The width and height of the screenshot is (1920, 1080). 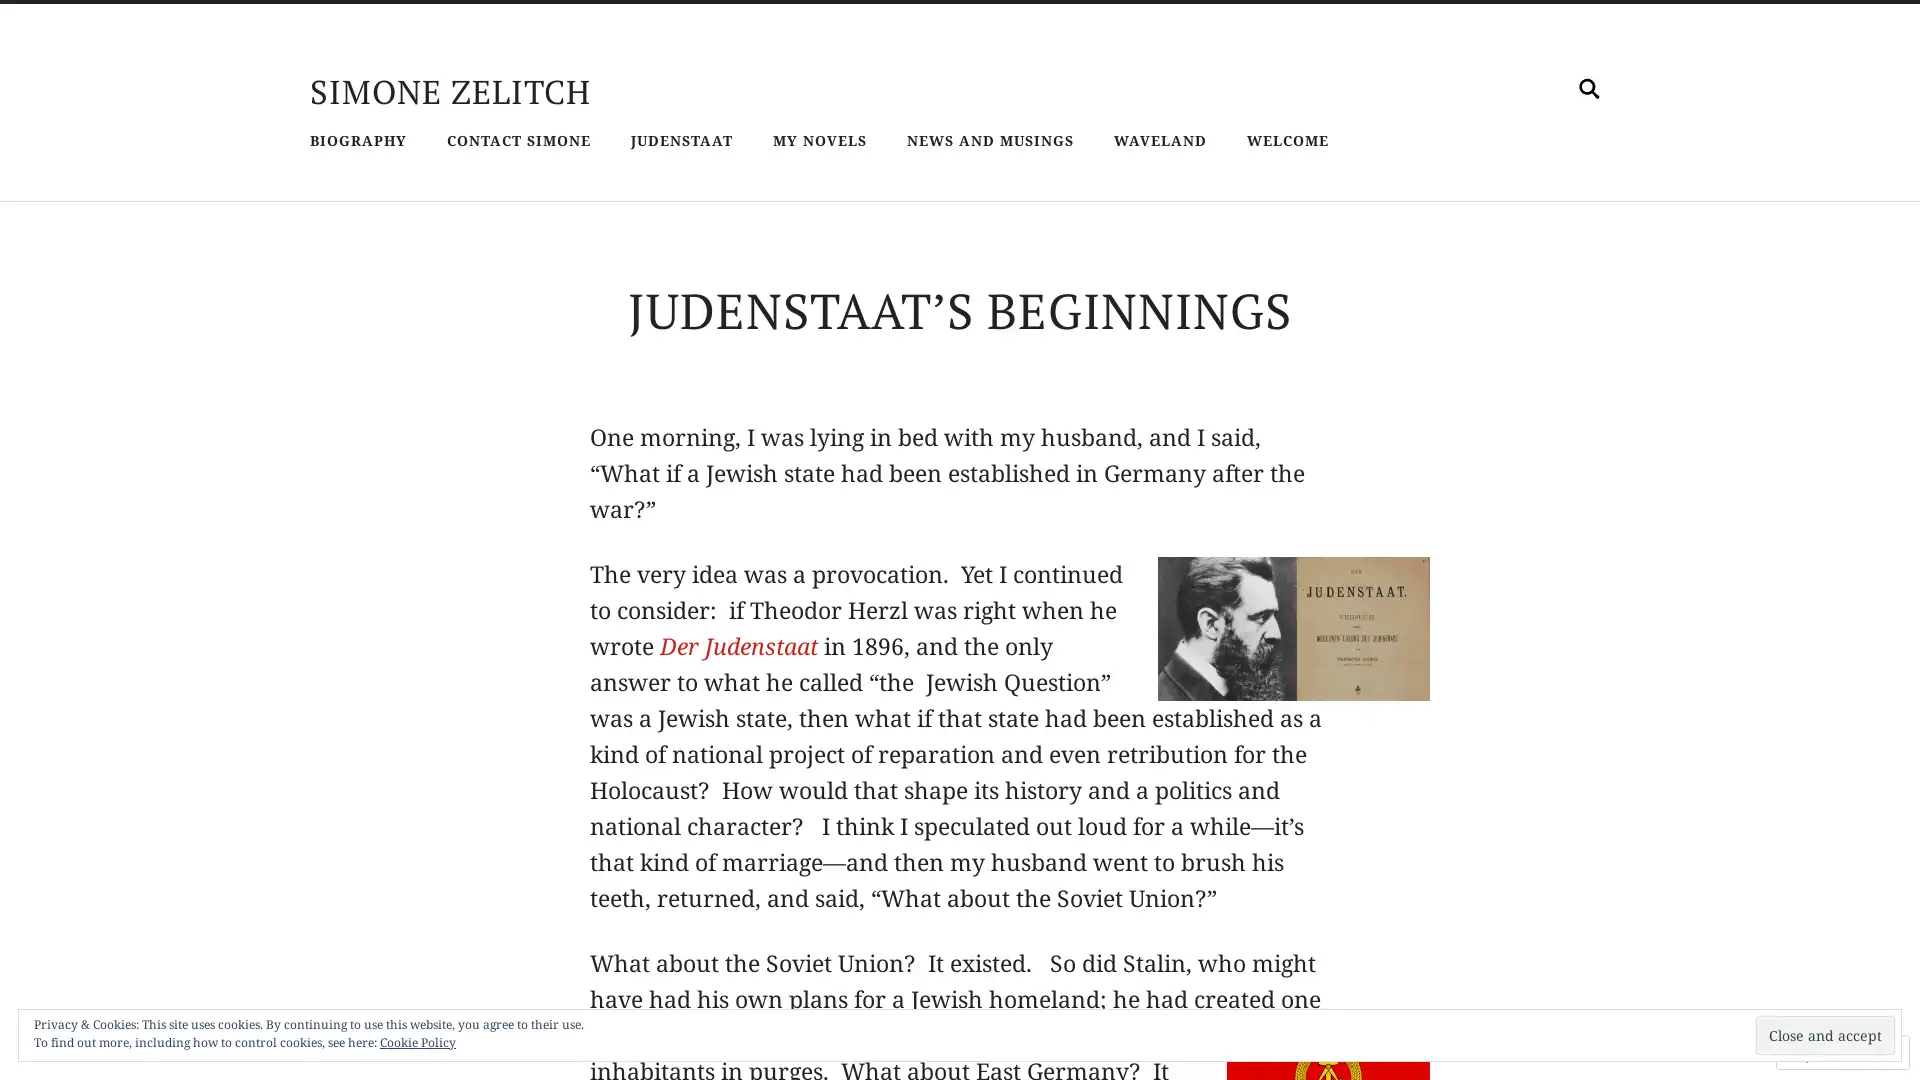 I want to click on Close and accept, so click(x=1825, y=1035).